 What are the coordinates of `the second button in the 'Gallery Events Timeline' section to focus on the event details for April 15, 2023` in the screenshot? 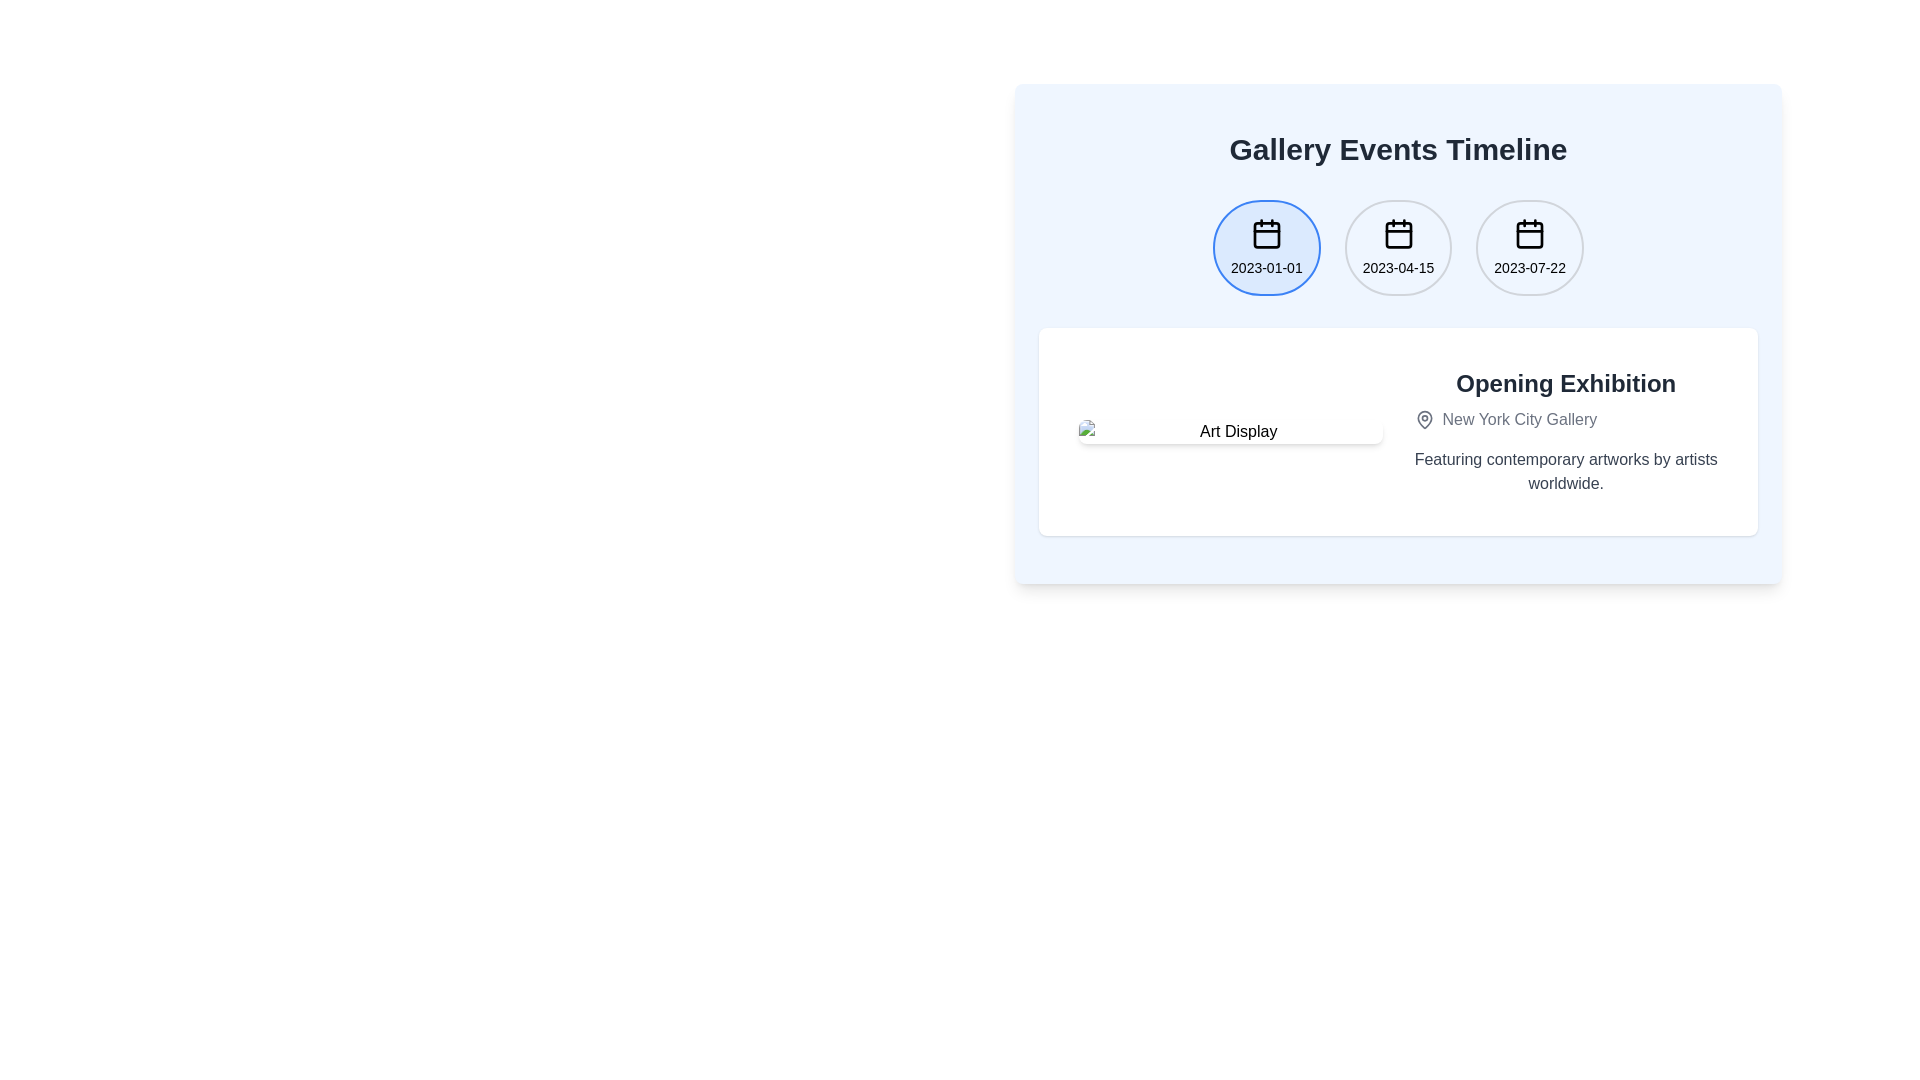 It's located at (1397, 246).